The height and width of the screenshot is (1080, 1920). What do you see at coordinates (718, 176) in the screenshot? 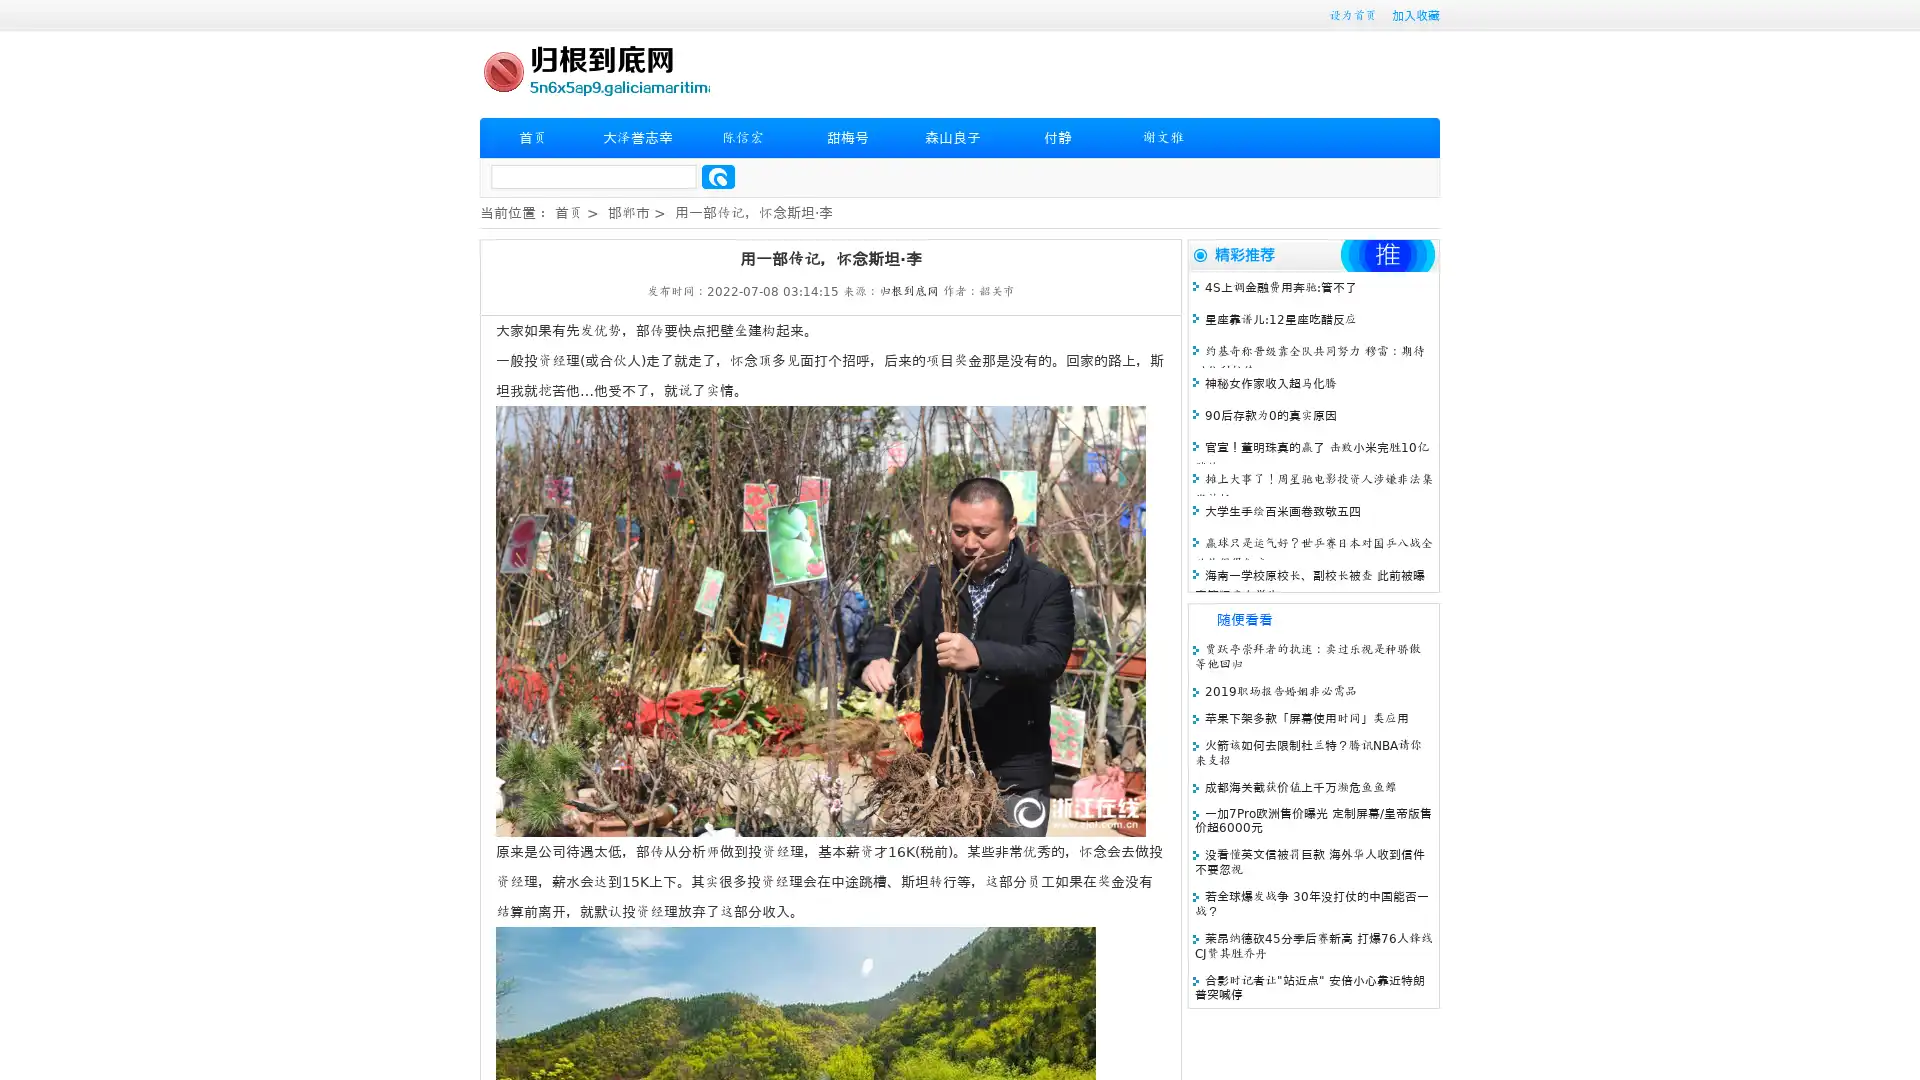
I see `Search` at bounding box center [718, 176].